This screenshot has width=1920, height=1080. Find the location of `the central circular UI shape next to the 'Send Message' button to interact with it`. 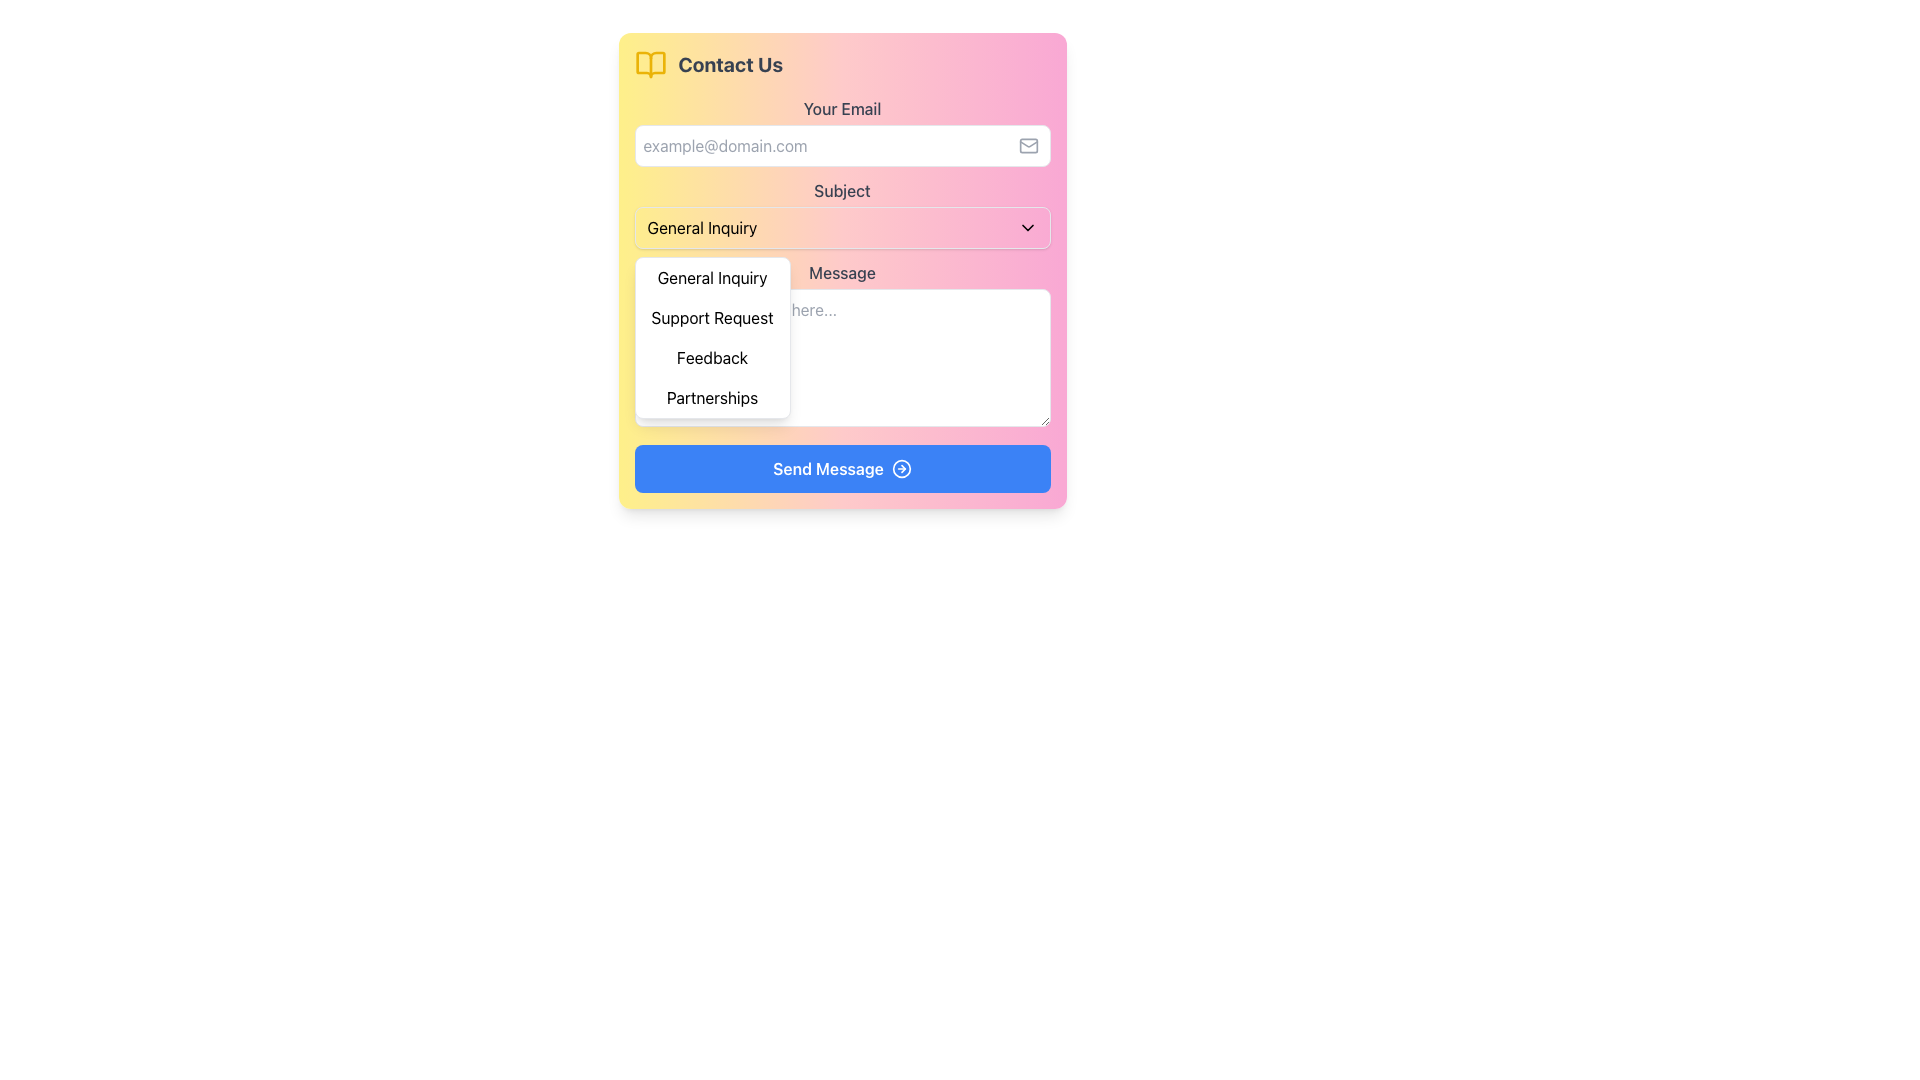

the central circular UI shape next to the 'Send Message' button to interact with it is located at coordinates (900, 469).